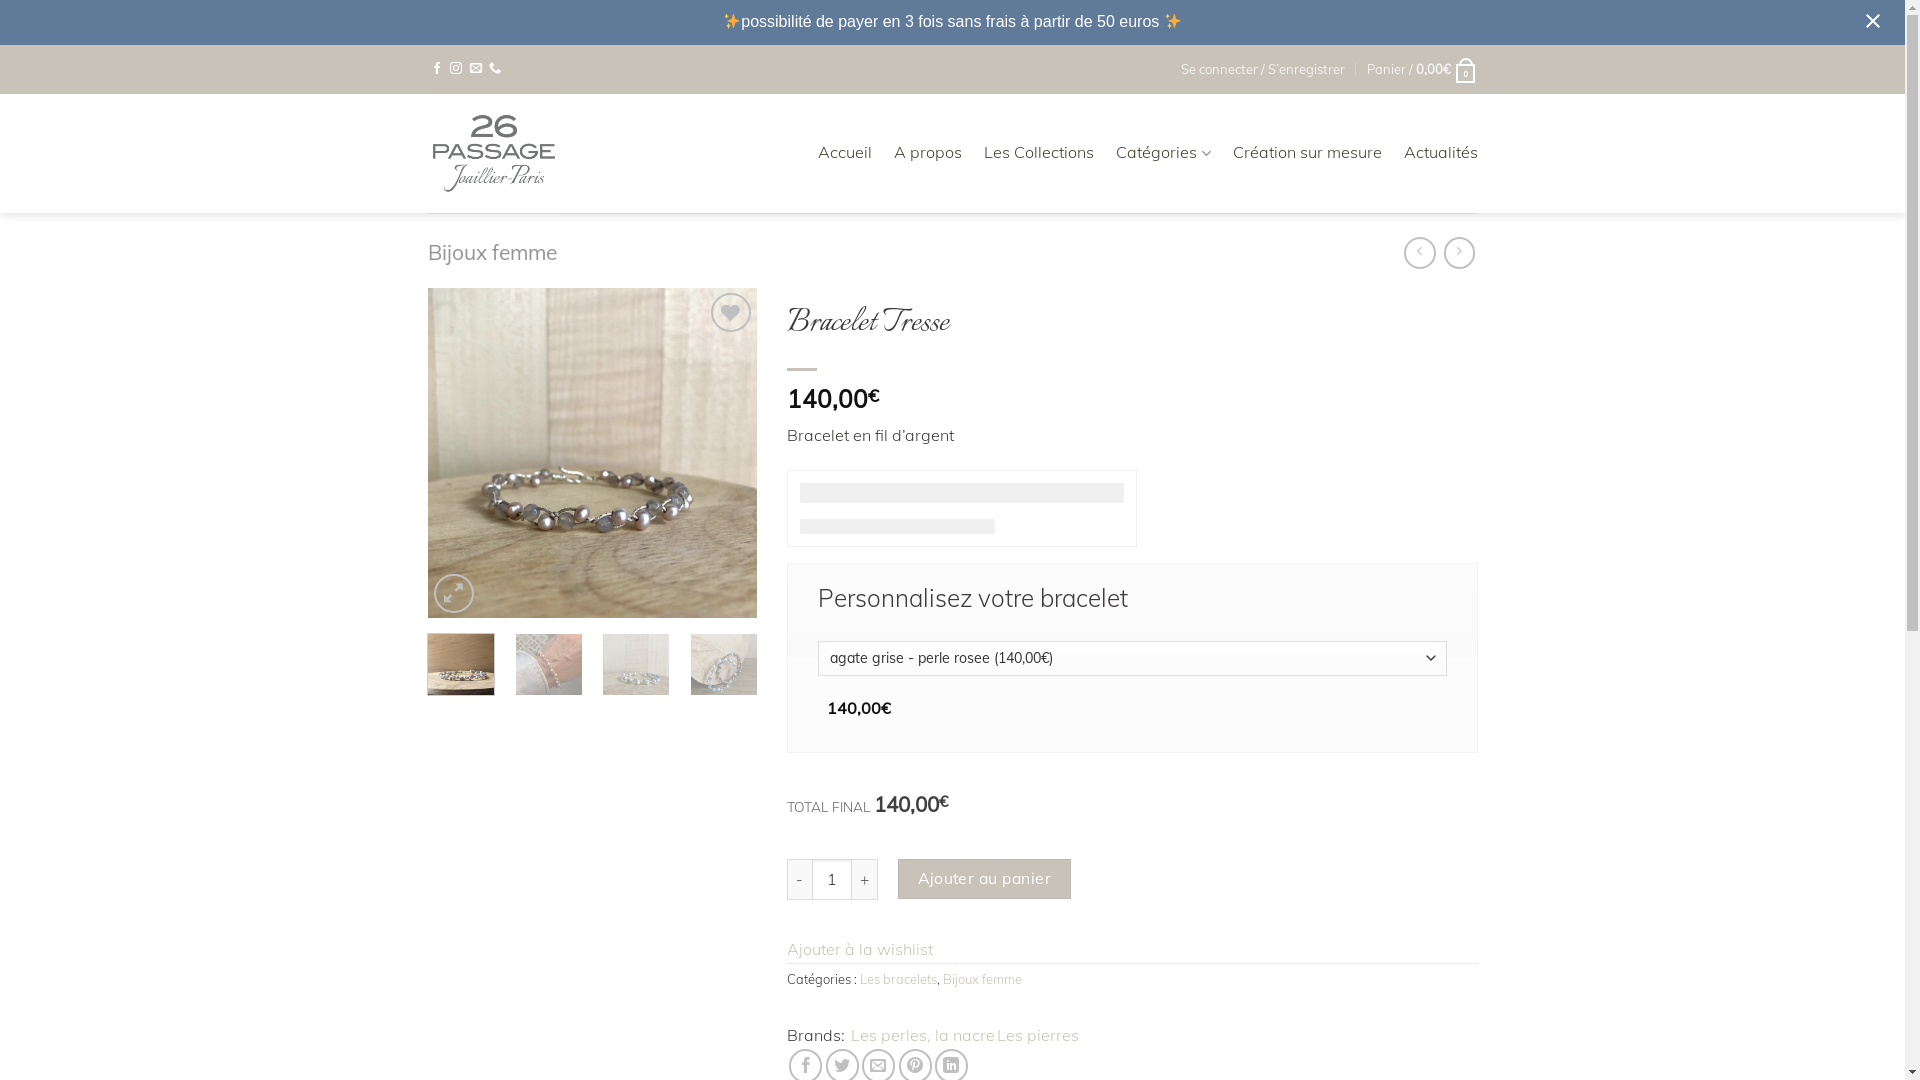  What do you see at coordinates (892, 152) in the screenshot?
I see `'A propos'` at bounding box center [892, 152].